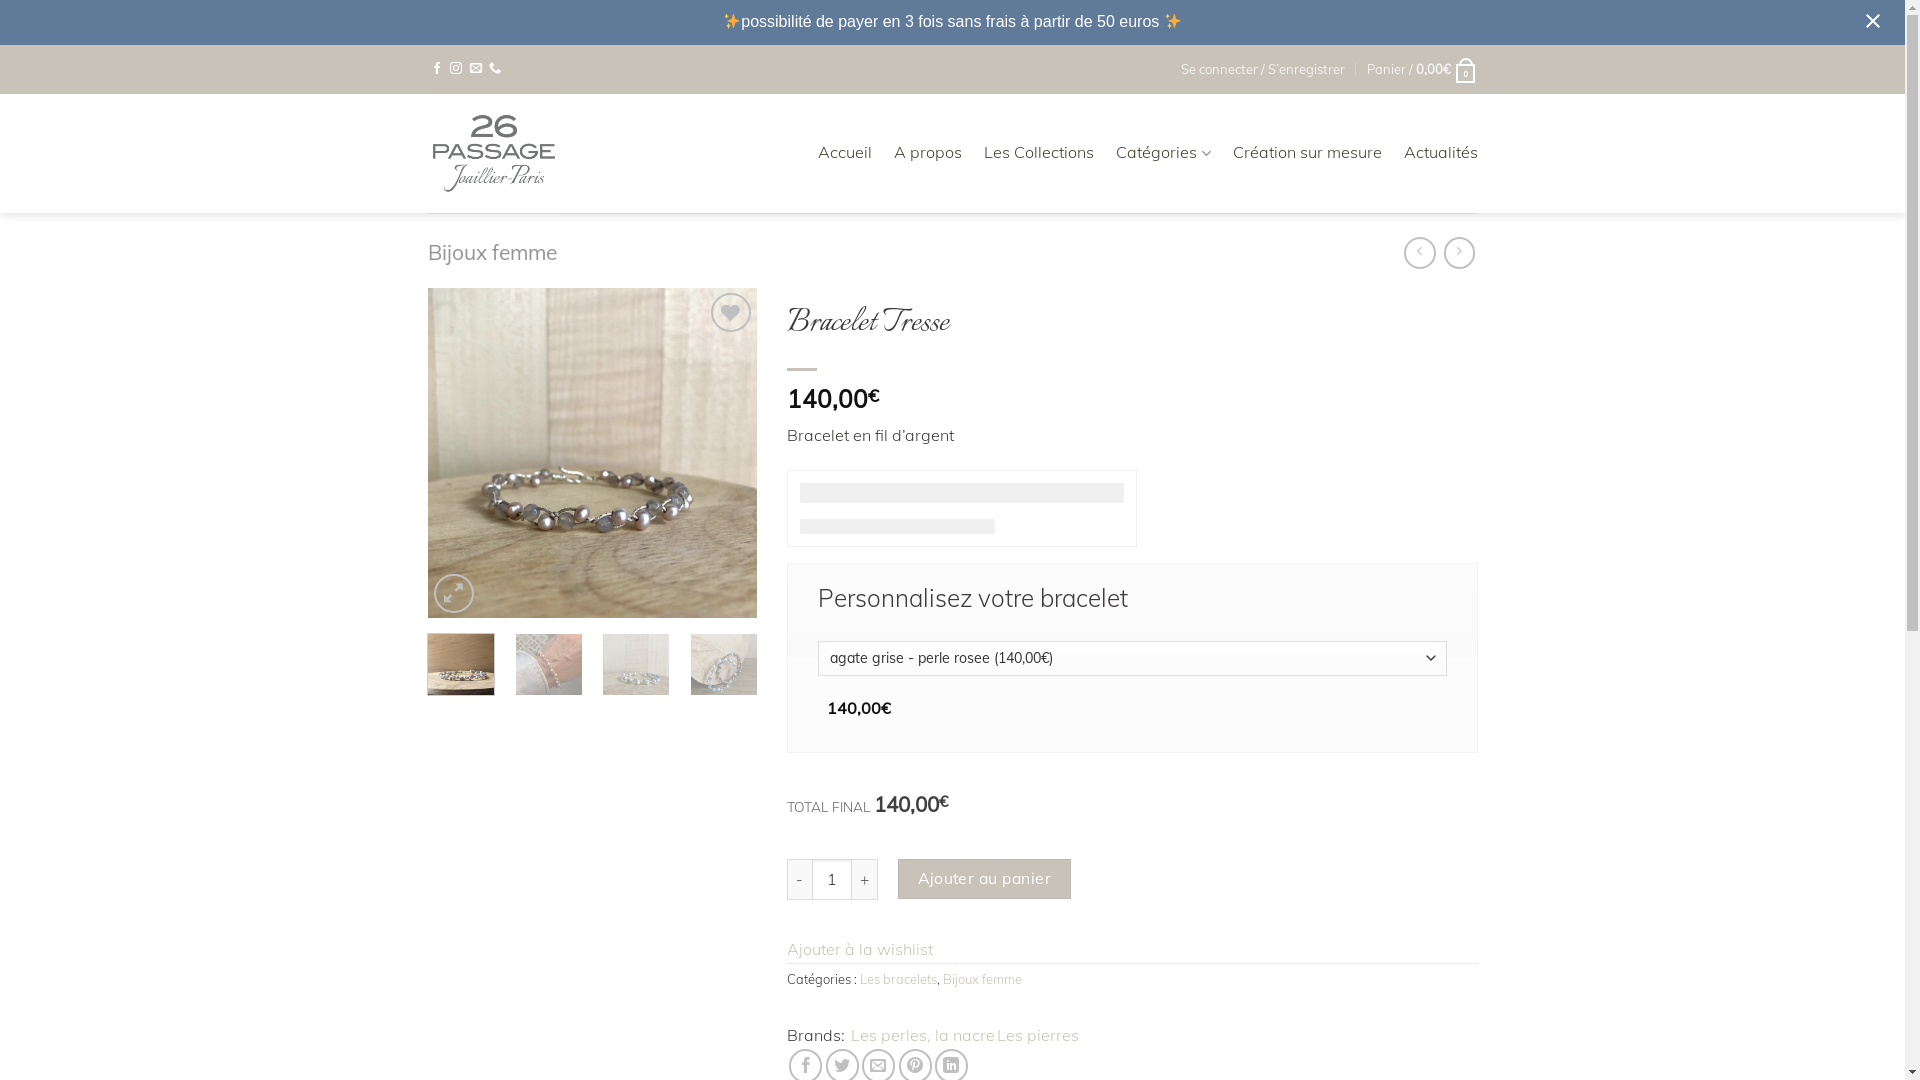  What do you see at coordinates (892, 152) in the screenshot?
I see `'A propos'` at bounding box center [892, 152].